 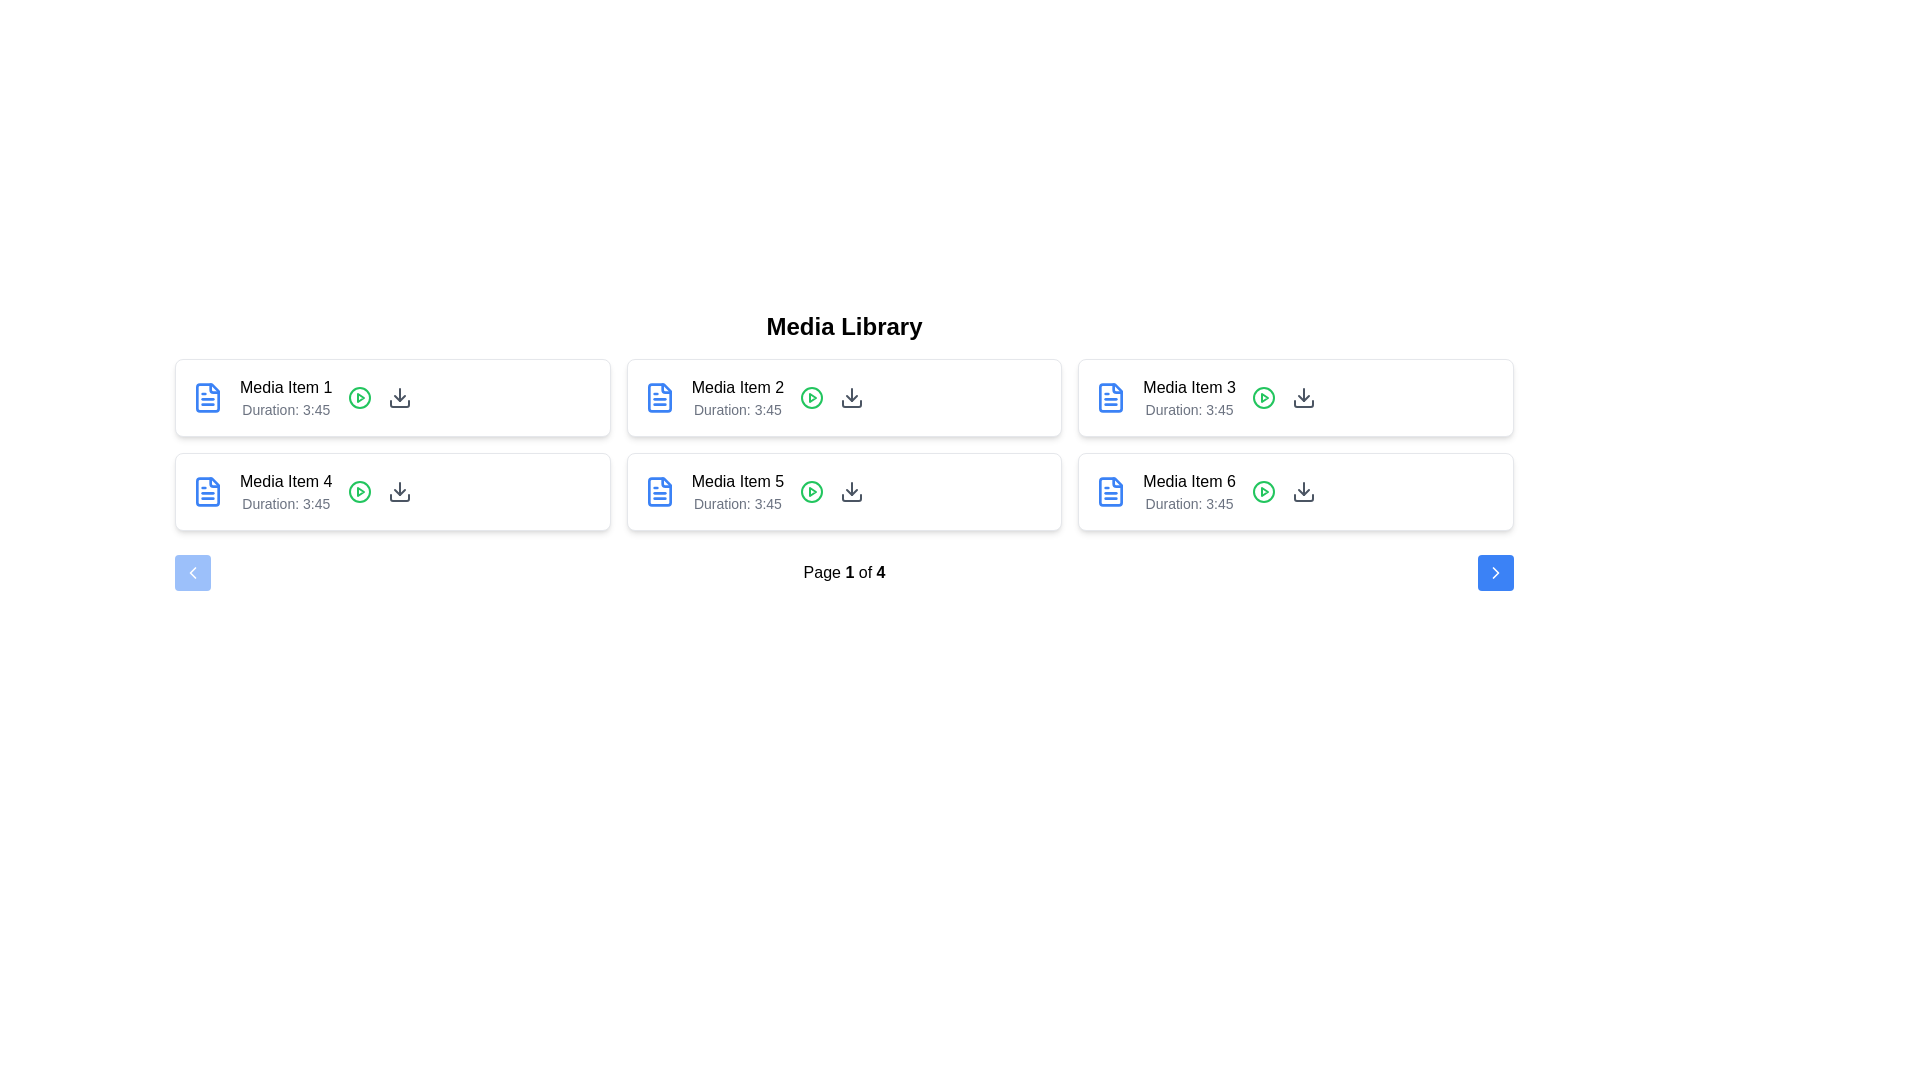 I want to click on text element that displays the total number of pages in the paginated navigation system, specifically the text 'Page 1 of 4' located to the right of the digit '1' in the footer area, so click(x=880, y=572).